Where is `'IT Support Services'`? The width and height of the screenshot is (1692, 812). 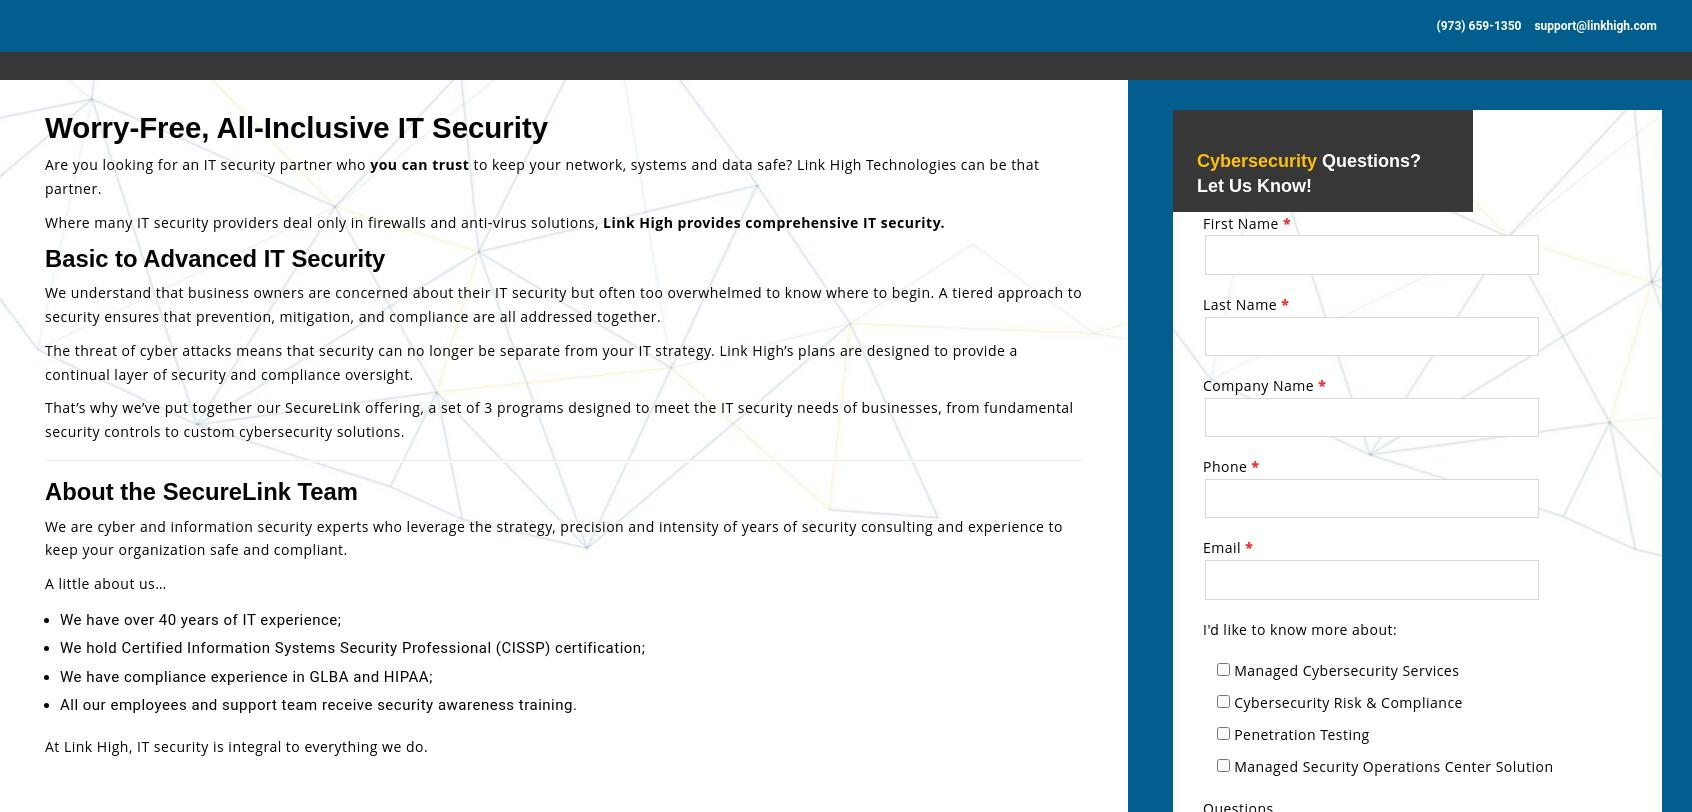 'IT Support Services' is located at coordinates (1170, 149).